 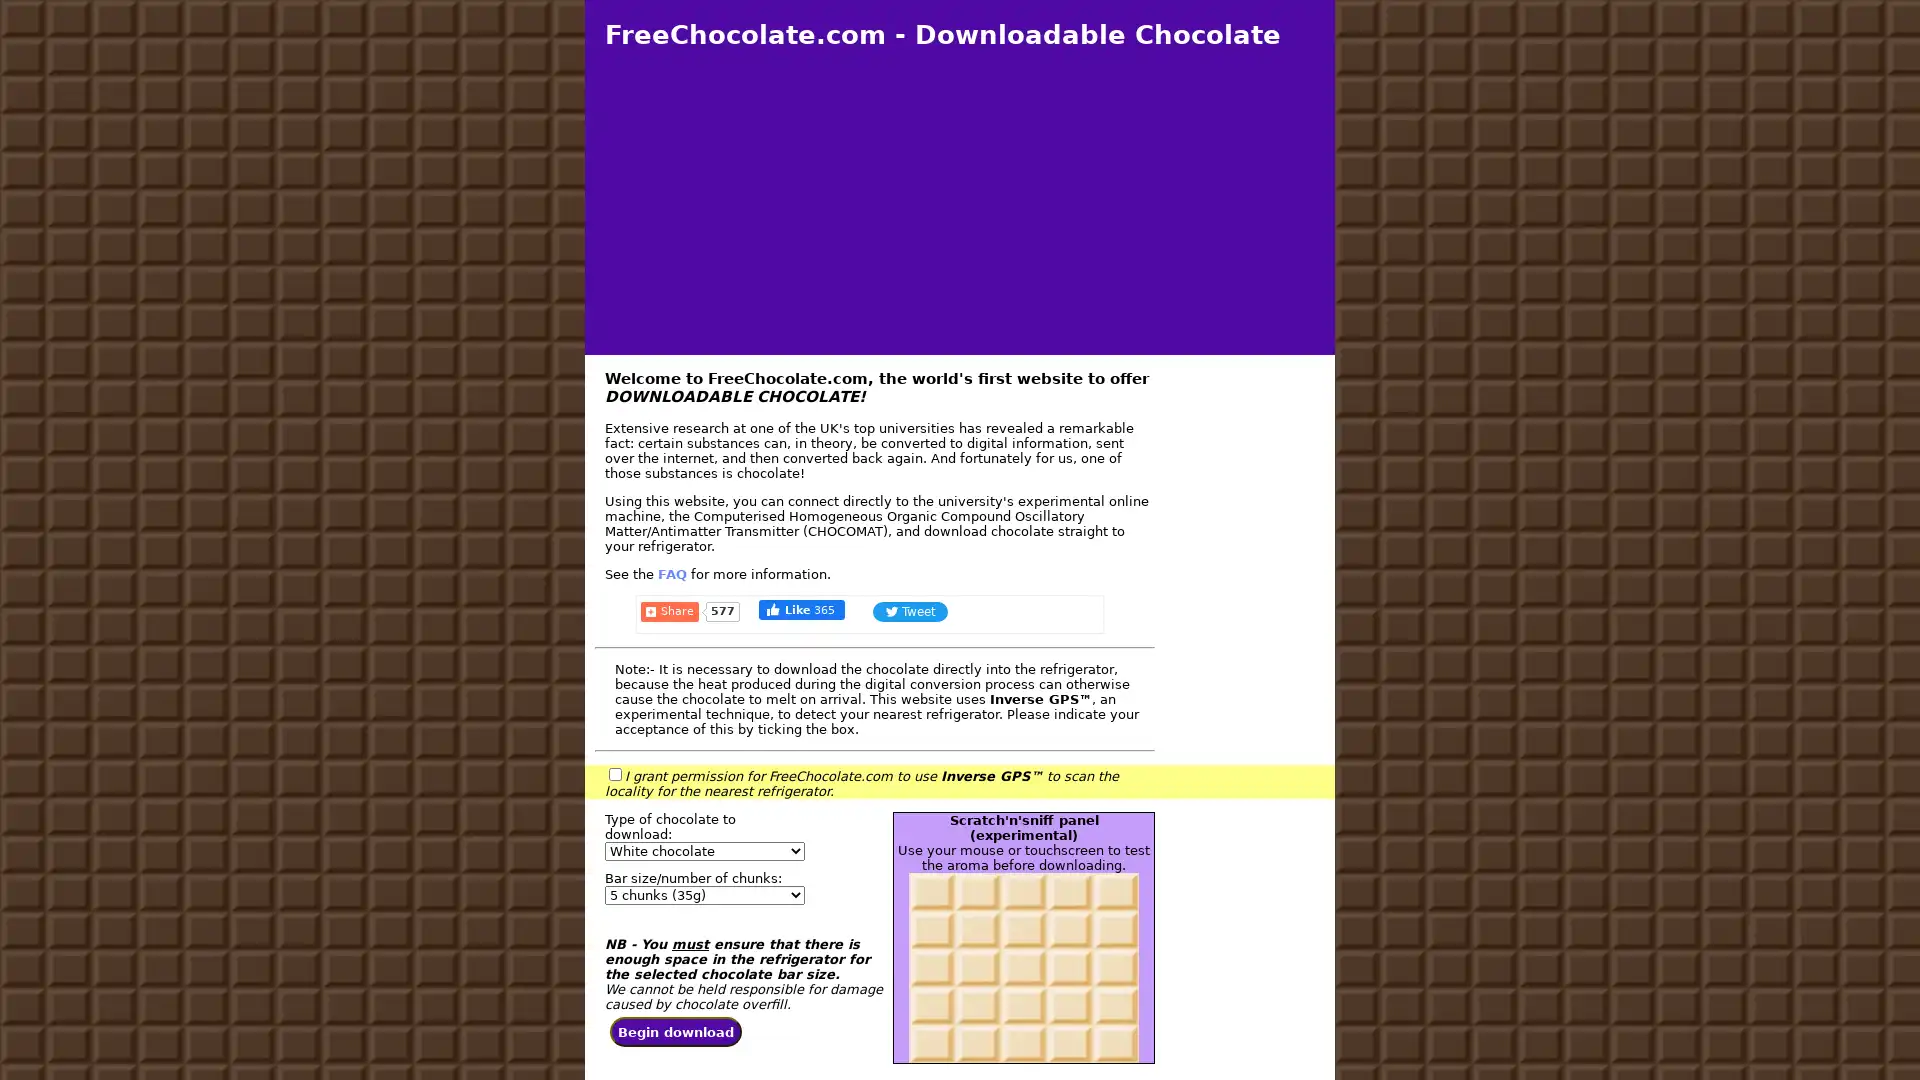 I want to click on Begin download, so click(x=676, y=1032).